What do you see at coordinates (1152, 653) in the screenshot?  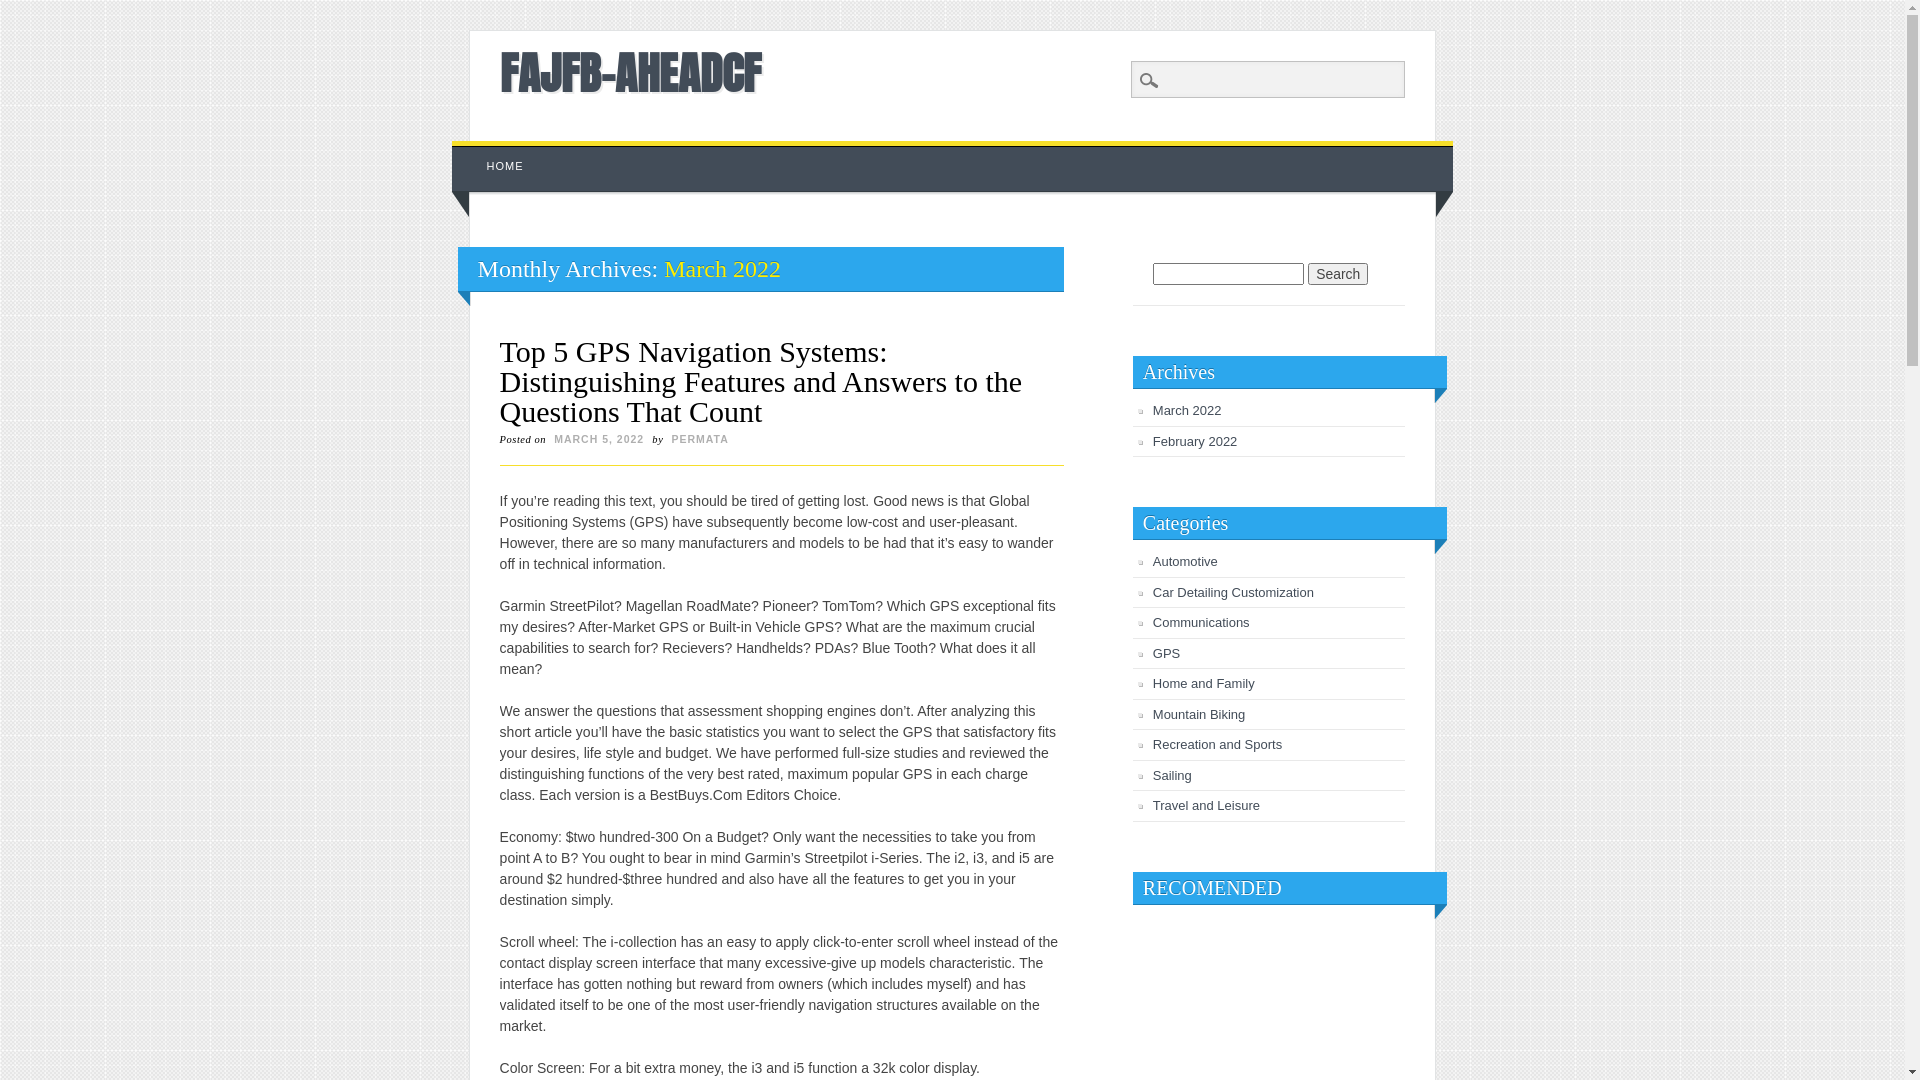 I see `'GPS'` at bounding box center [1152, 653].